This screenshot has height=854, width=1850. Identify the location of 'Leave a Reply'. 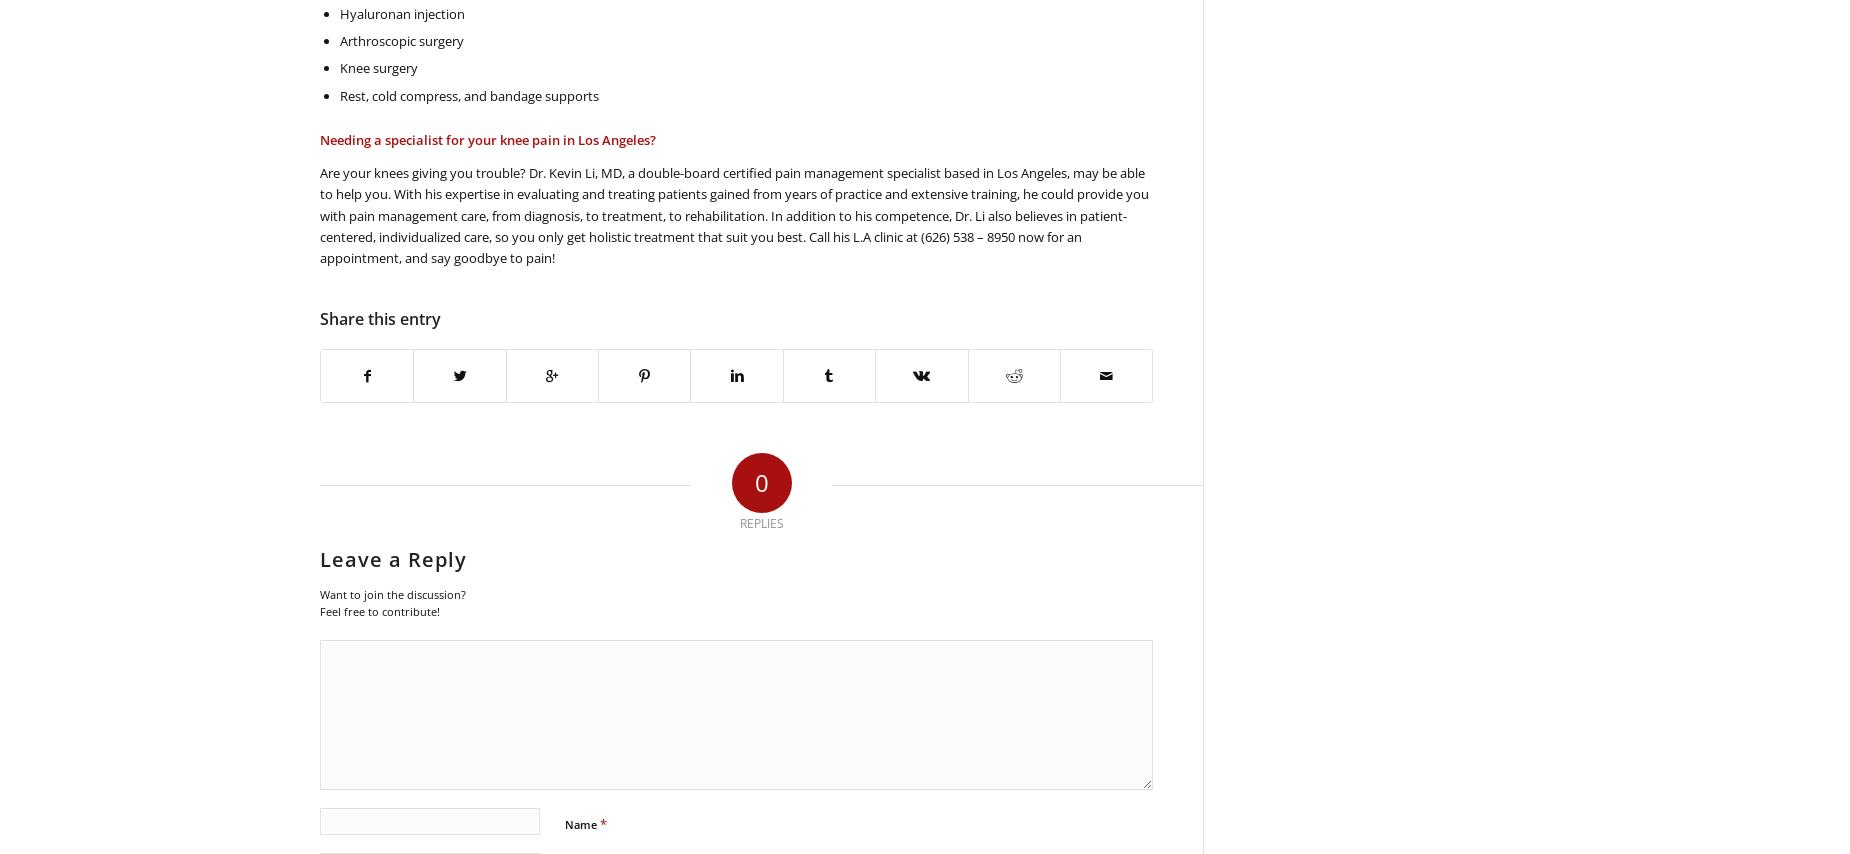
(319, 558).